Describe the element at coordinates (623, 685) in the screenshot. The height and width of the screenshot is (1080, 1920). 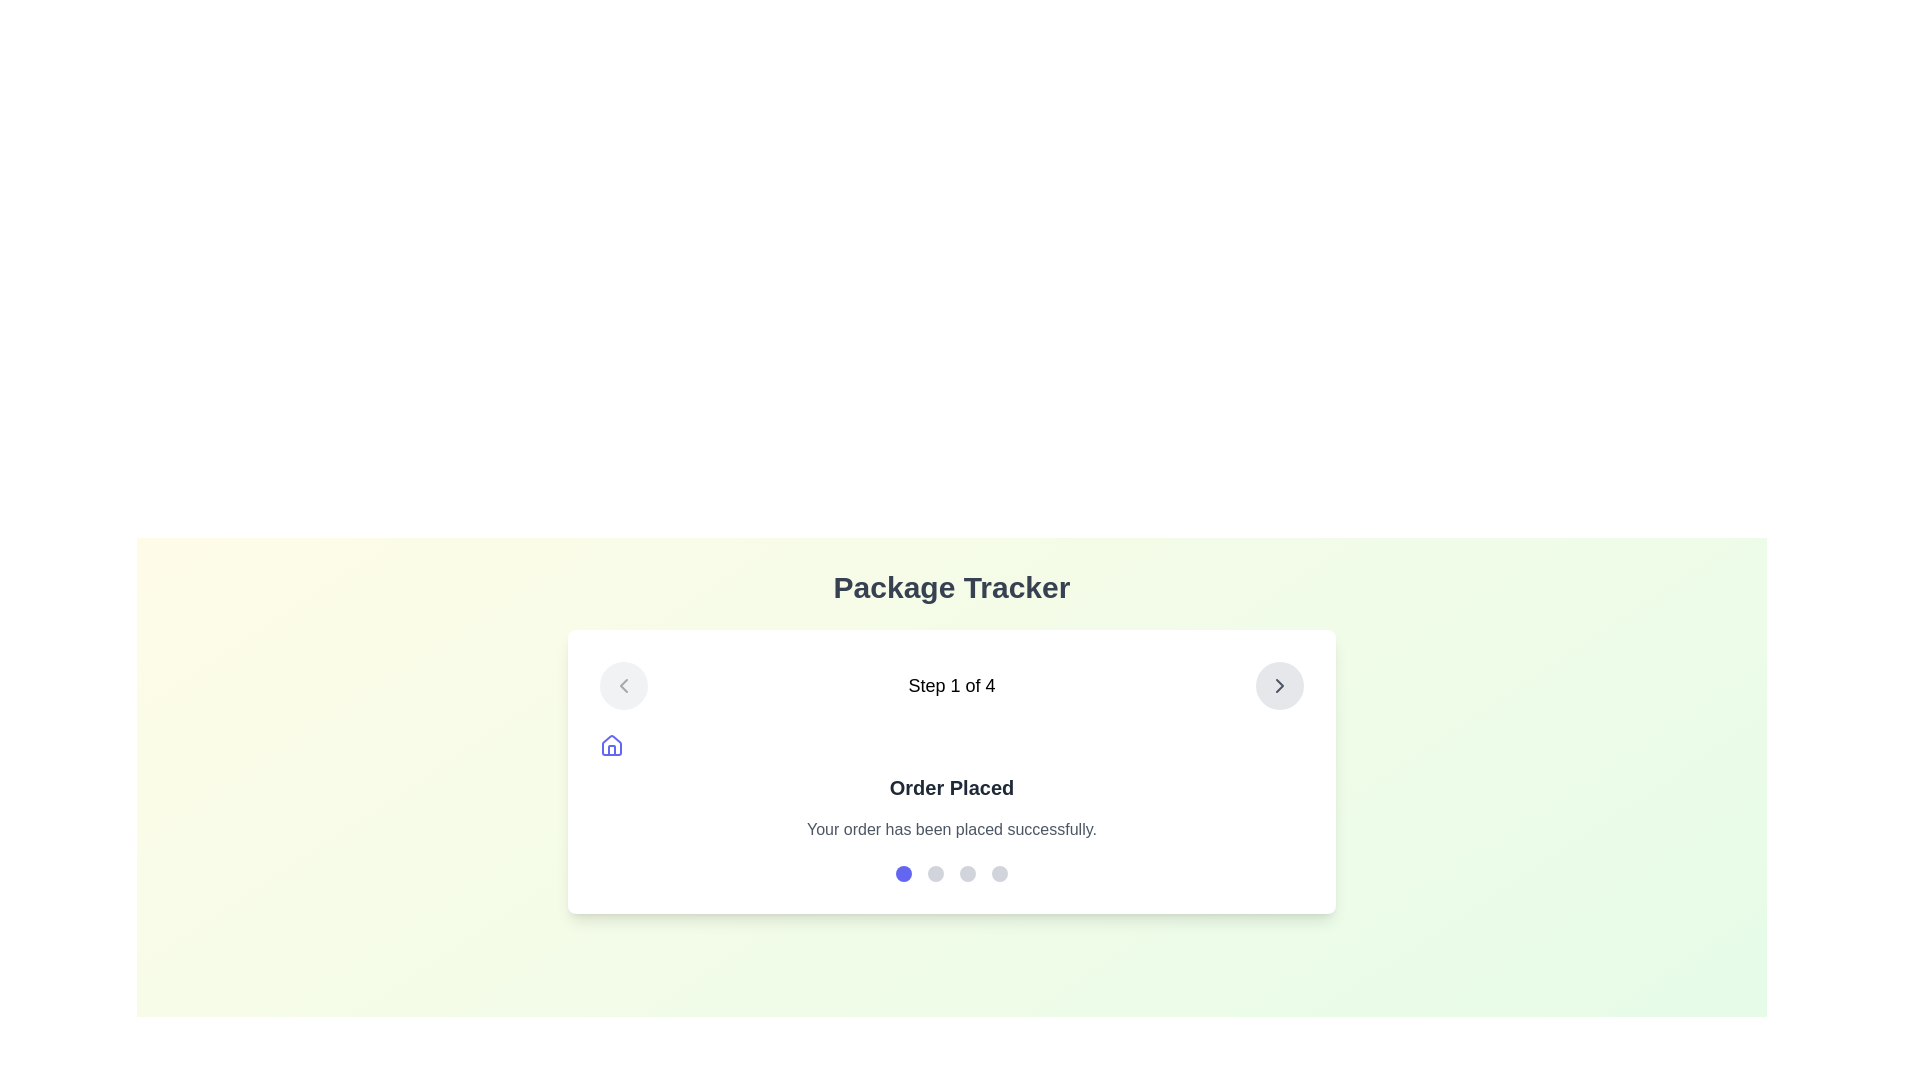
I see `the leftward-pointing chevron icon located in the navigation section of the interface, near the top of the central white card` at that location.